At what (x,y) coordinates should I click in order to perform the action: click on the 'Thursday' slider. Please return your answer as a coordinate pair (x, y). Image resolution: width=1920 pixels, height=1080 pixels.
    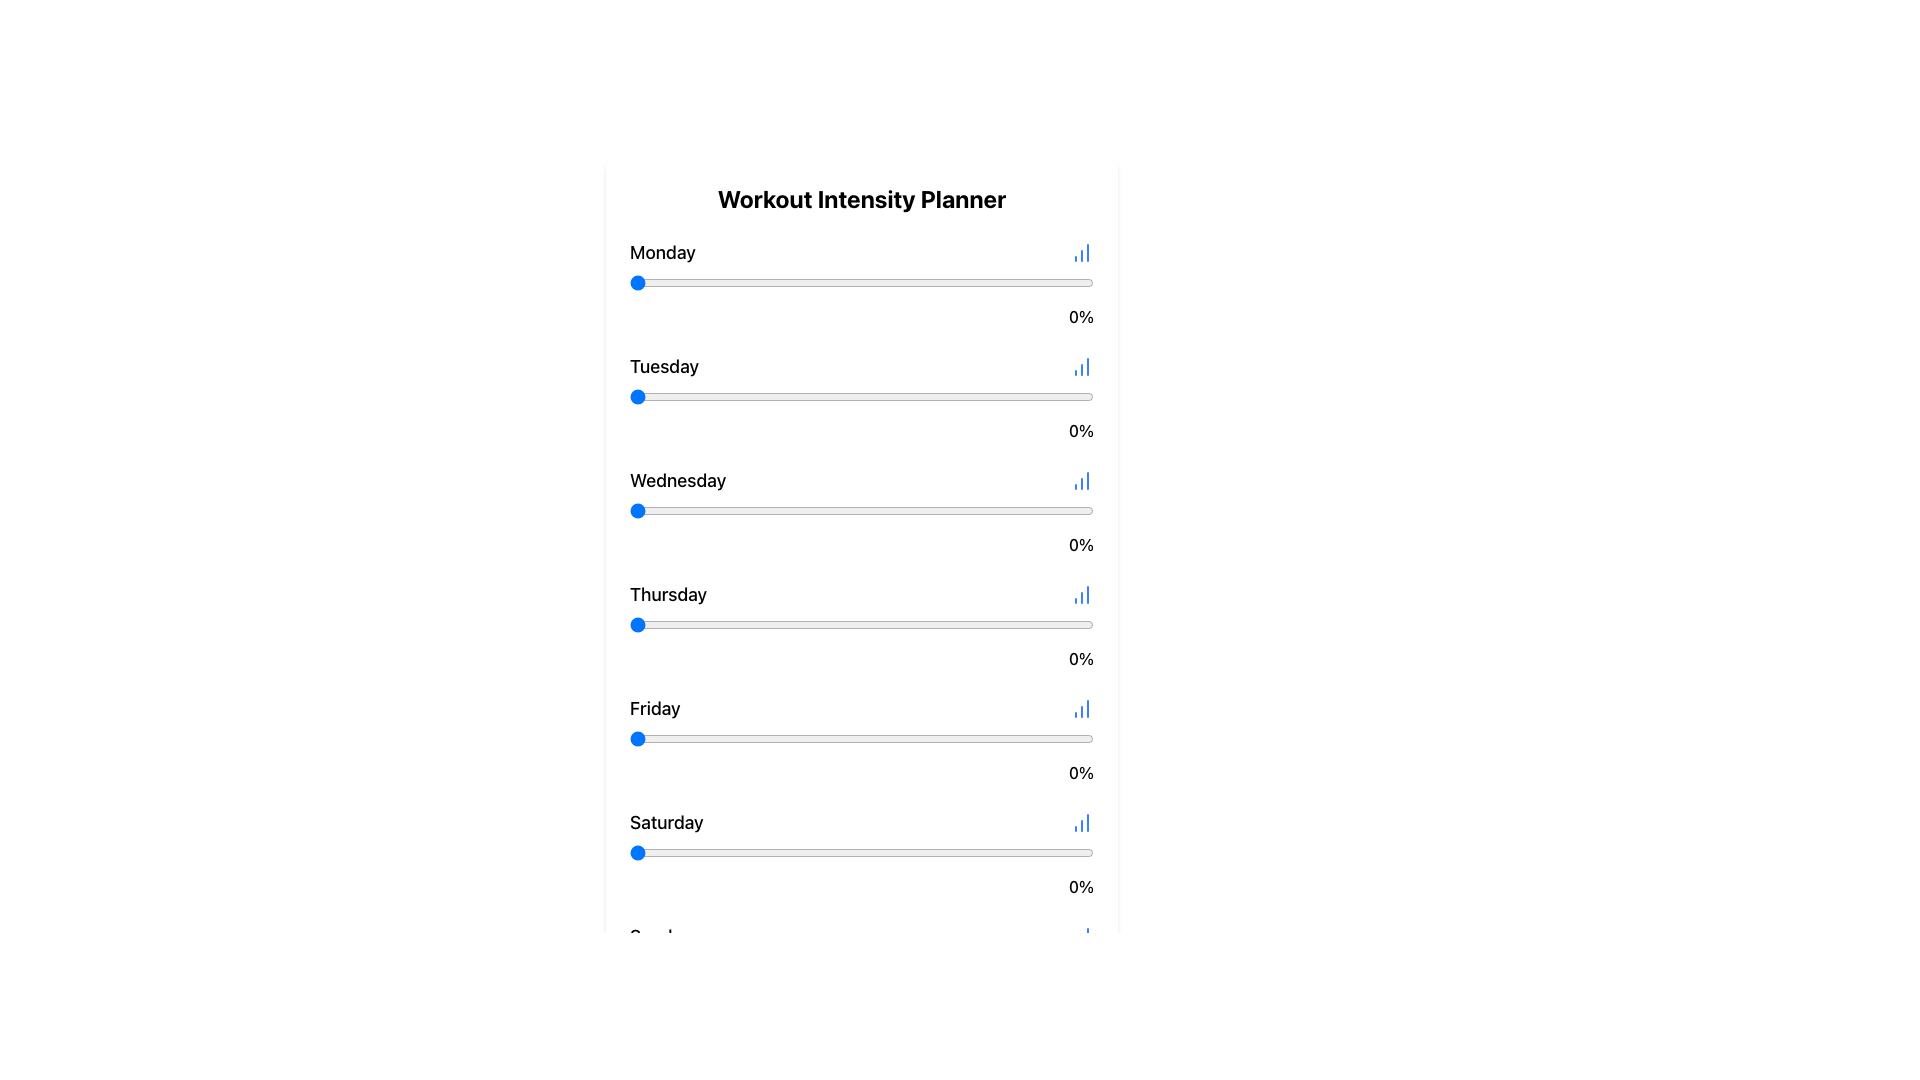
    Looking at the image, I should click on (777, 623).